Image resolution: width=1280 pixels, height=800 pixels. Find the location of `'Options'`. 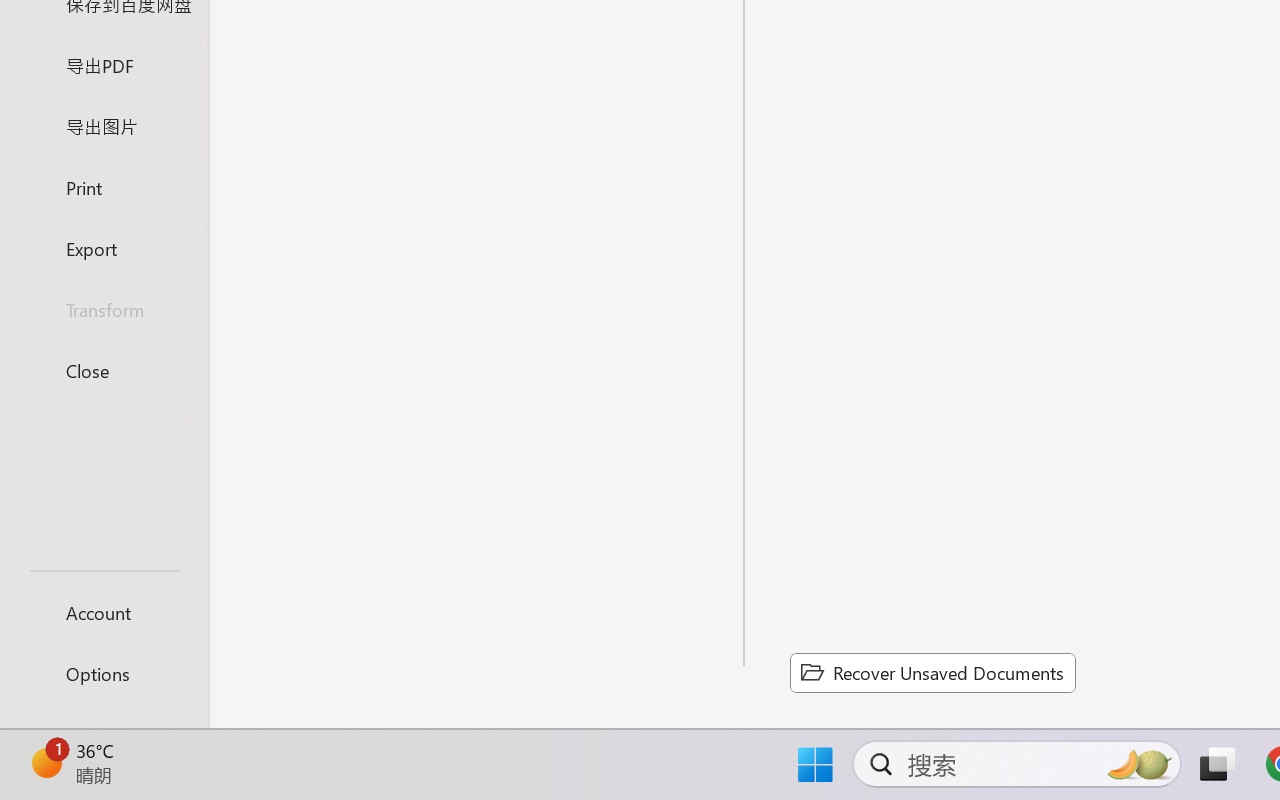

'Options' is located at coordinates (103, 673).